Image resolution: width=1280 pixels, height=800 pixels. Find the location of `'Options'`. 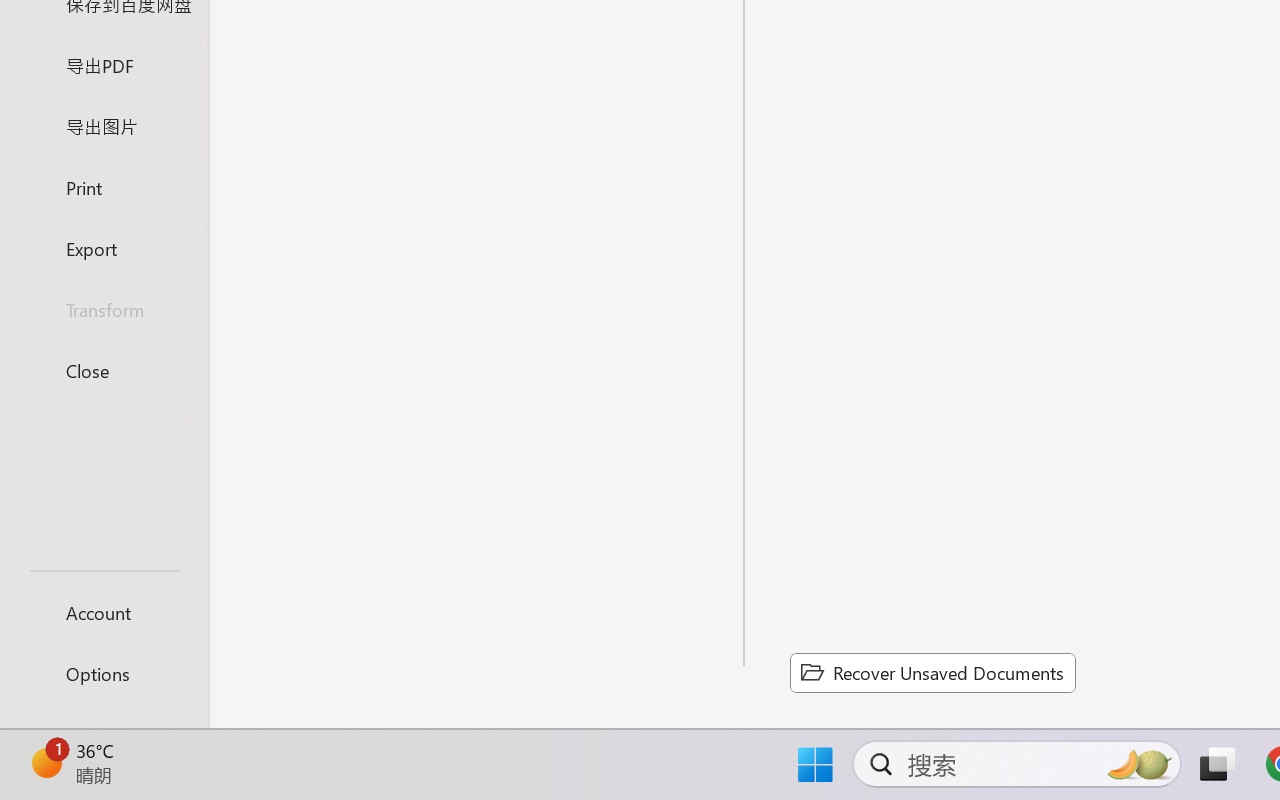

'Options' is located at coordinates (103, 673).